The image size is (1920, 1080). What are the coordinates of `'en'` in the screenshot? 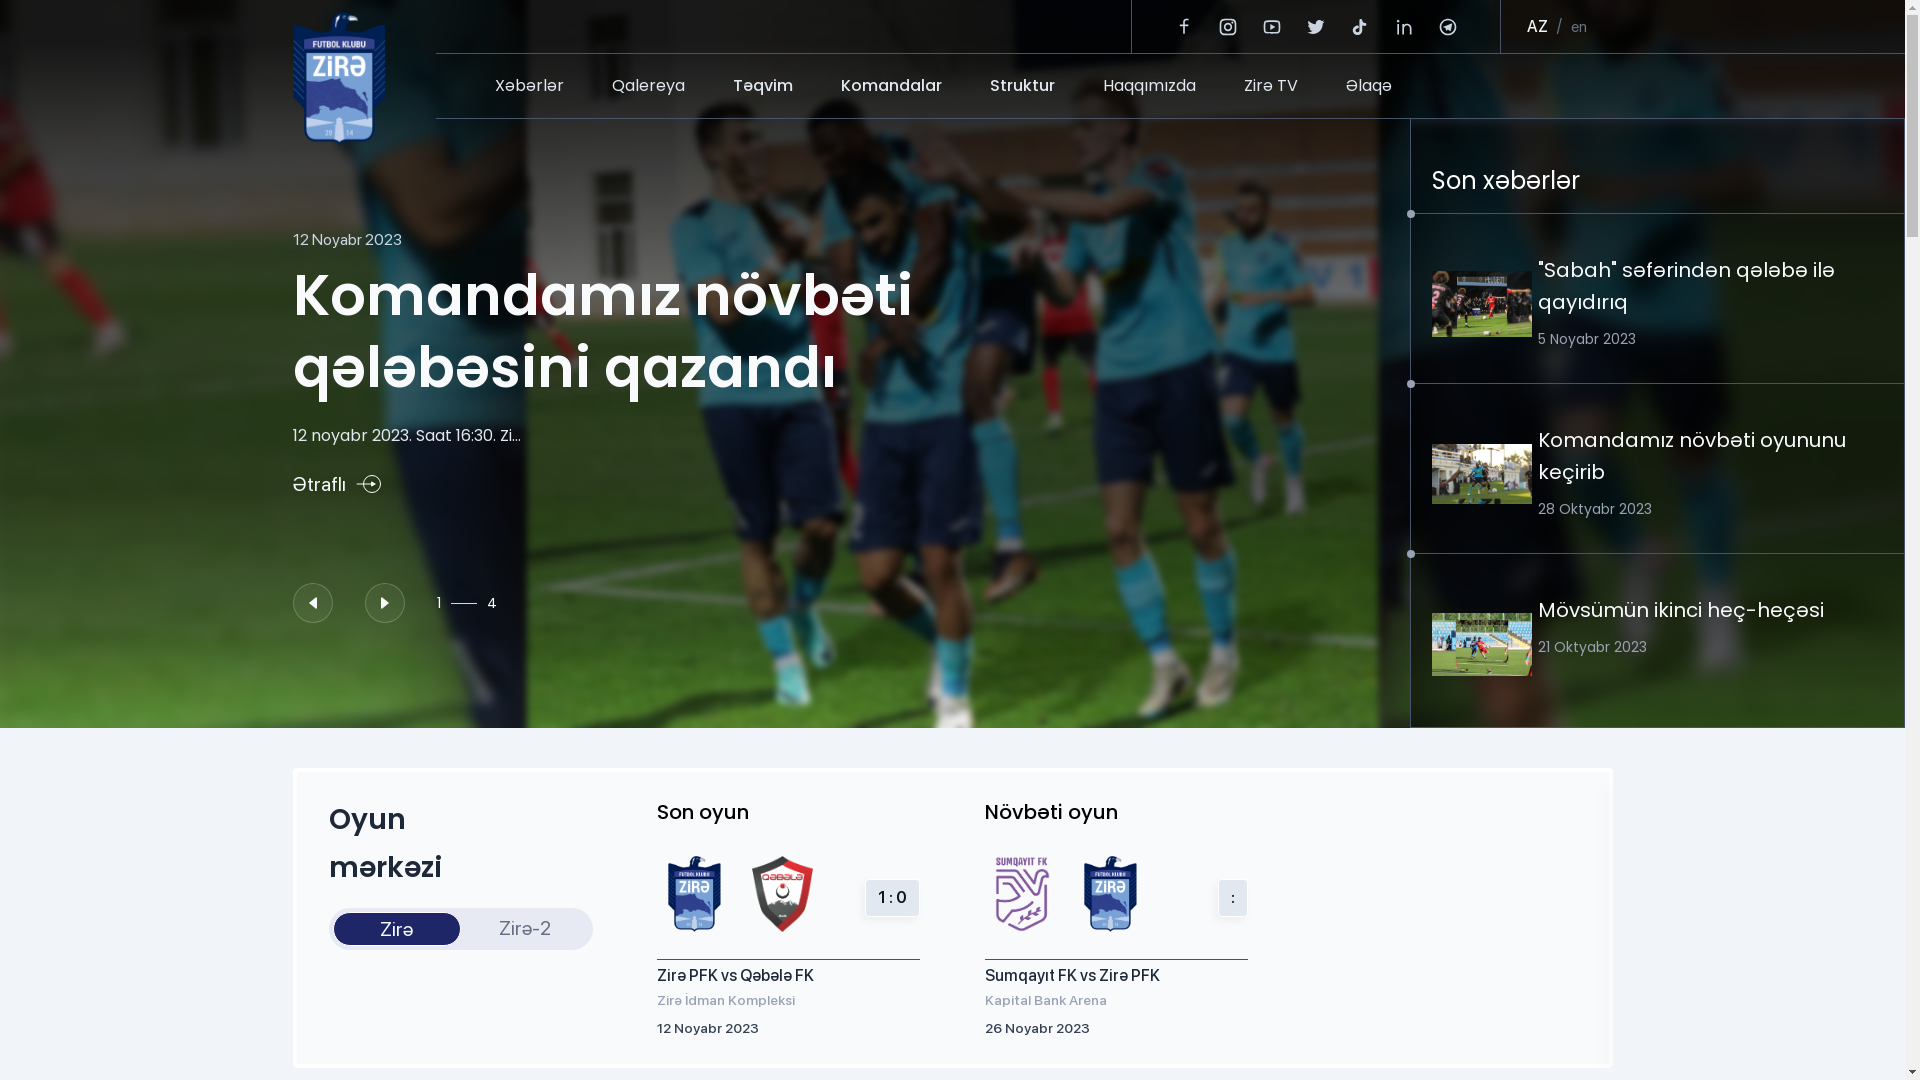 It's located at (1577, 27).